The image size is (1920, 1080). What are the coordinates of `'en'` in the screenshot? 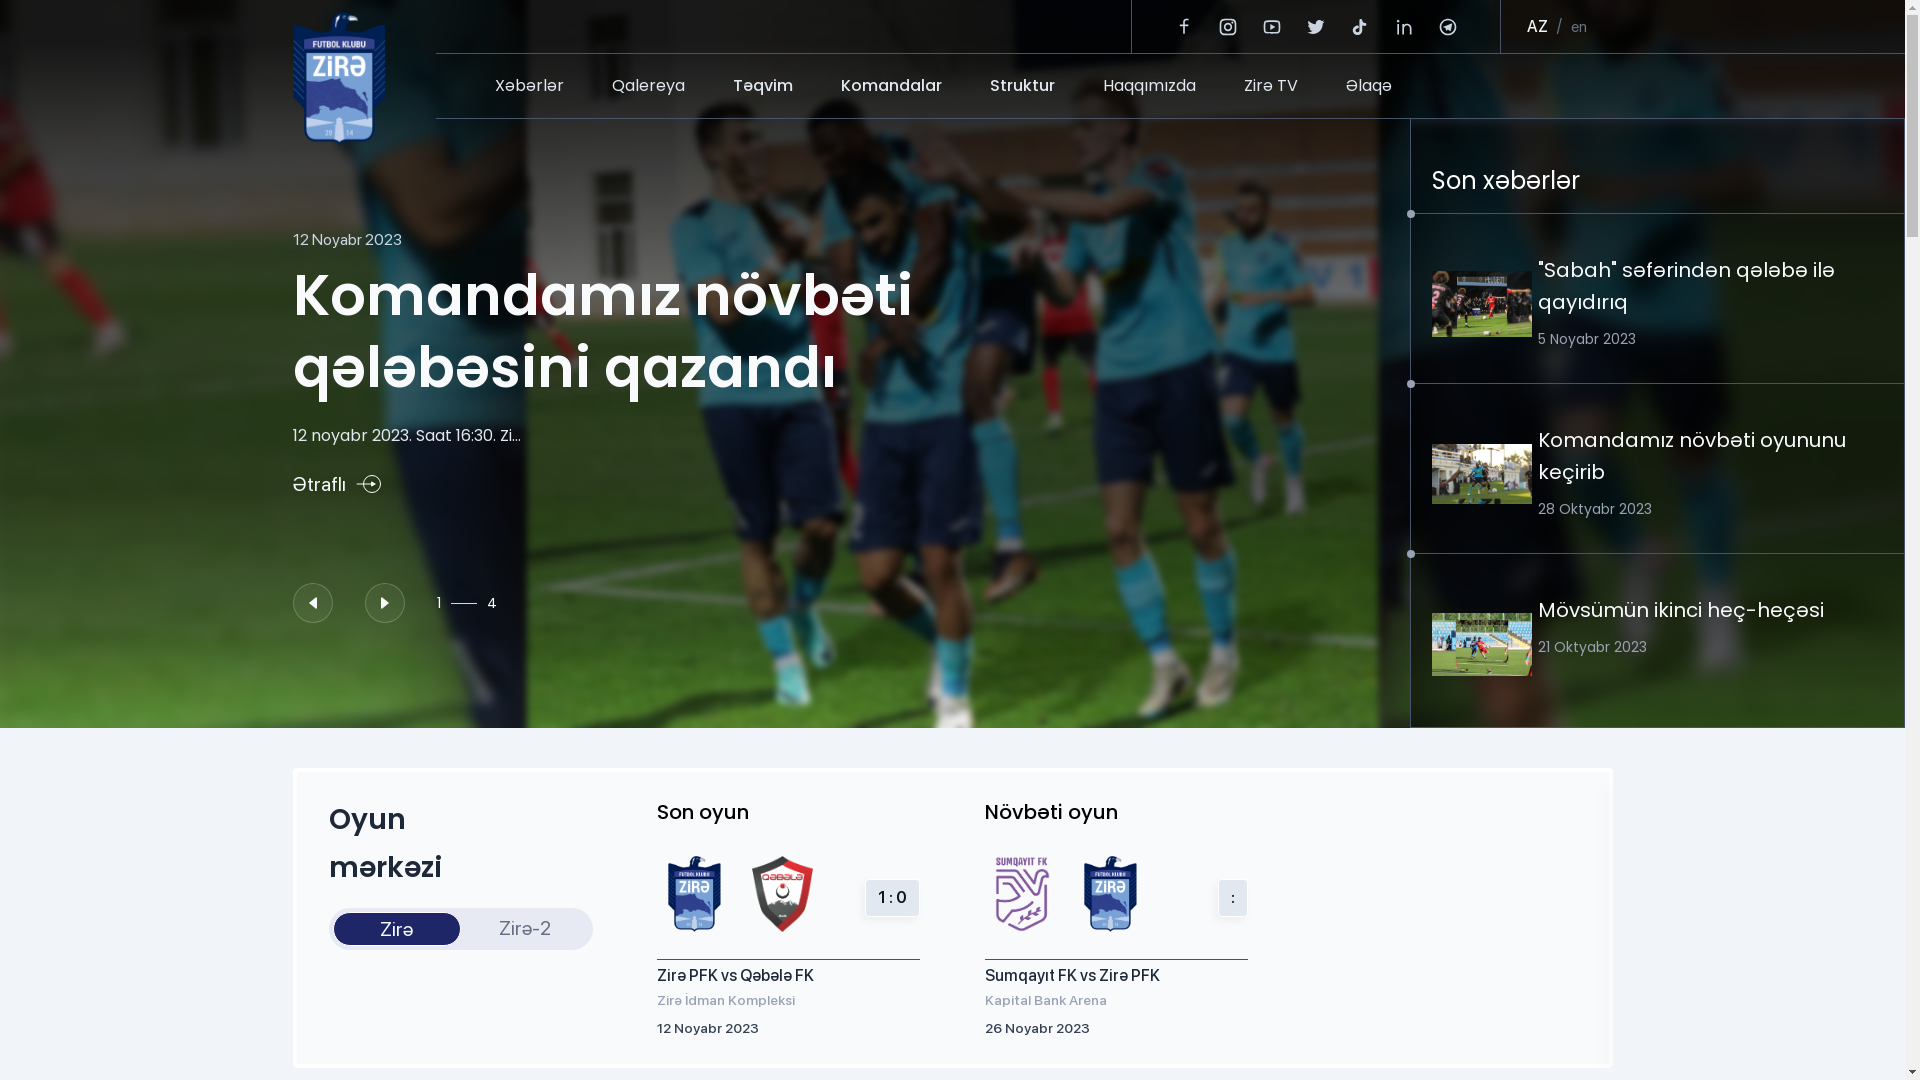 It's located at (1577, 27).